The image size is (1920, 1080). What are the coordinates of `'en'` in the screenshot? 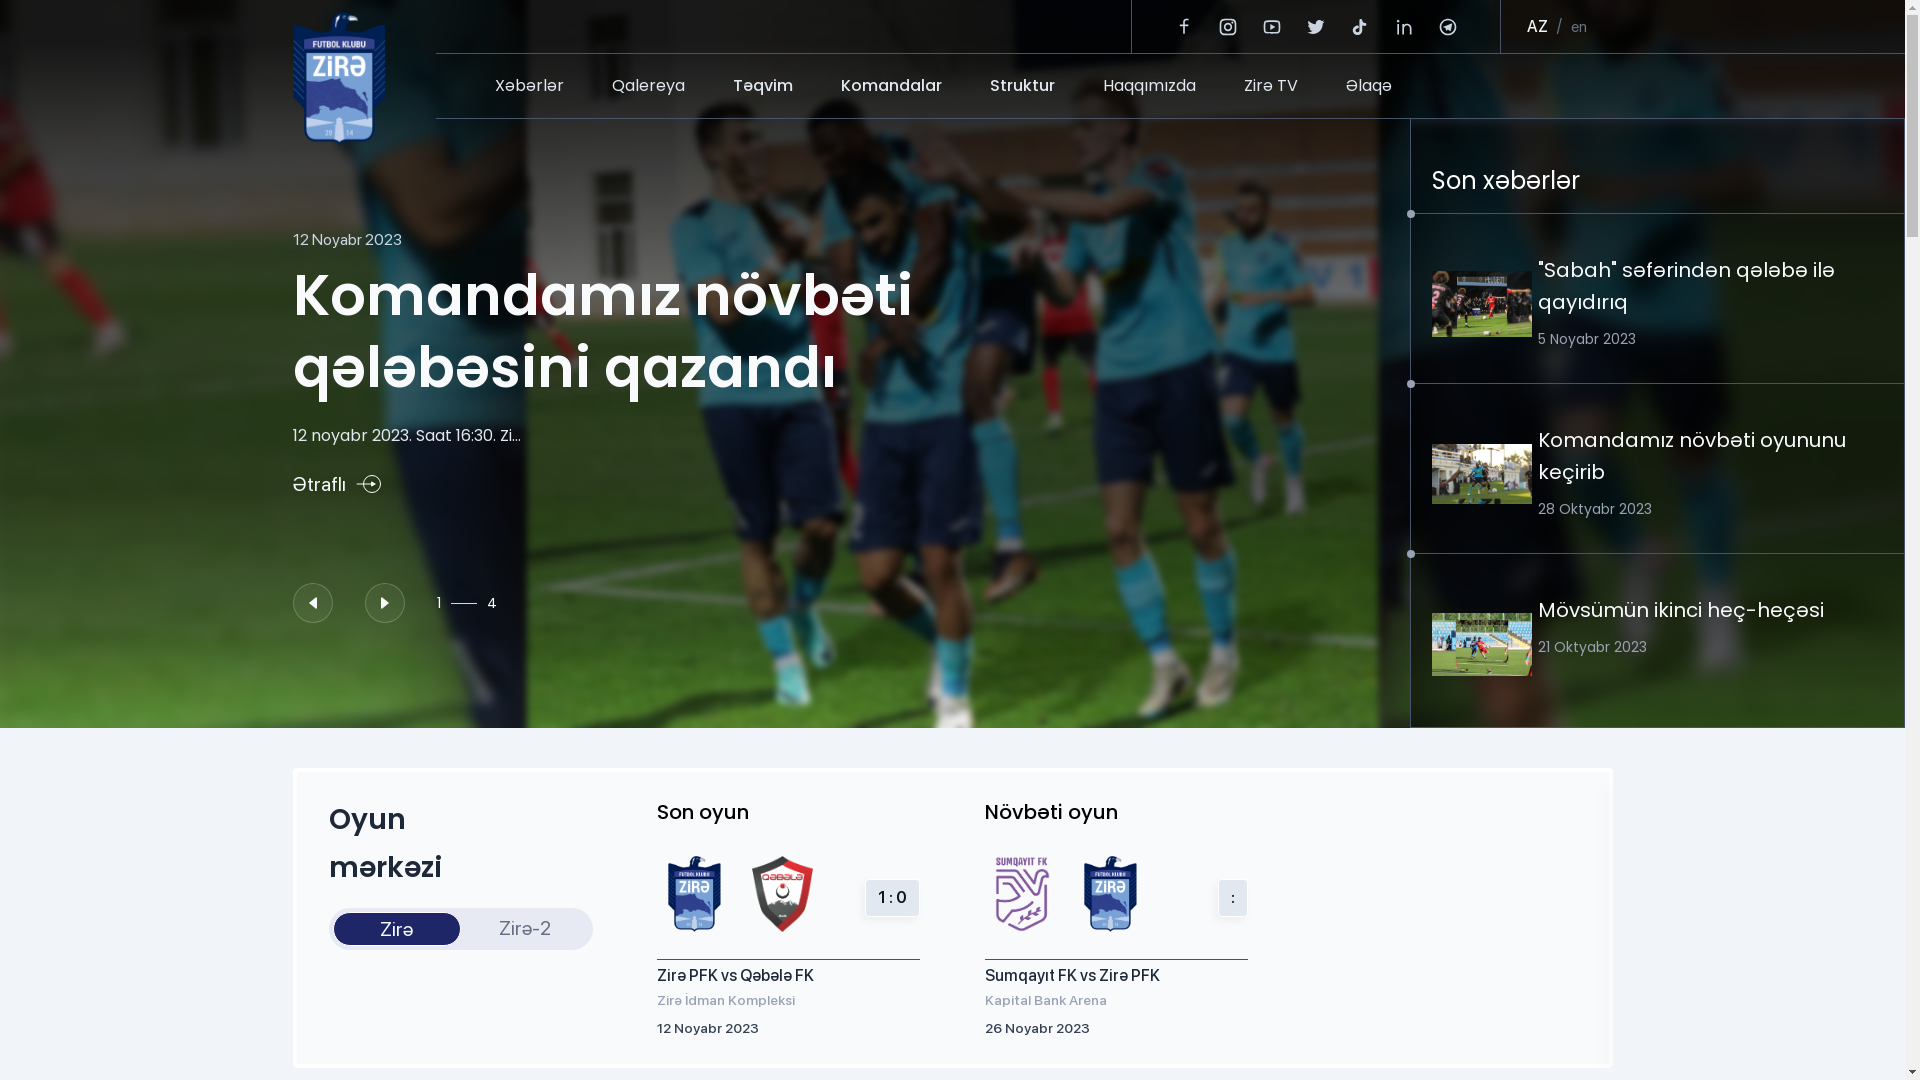 It's located at (1577, 27).